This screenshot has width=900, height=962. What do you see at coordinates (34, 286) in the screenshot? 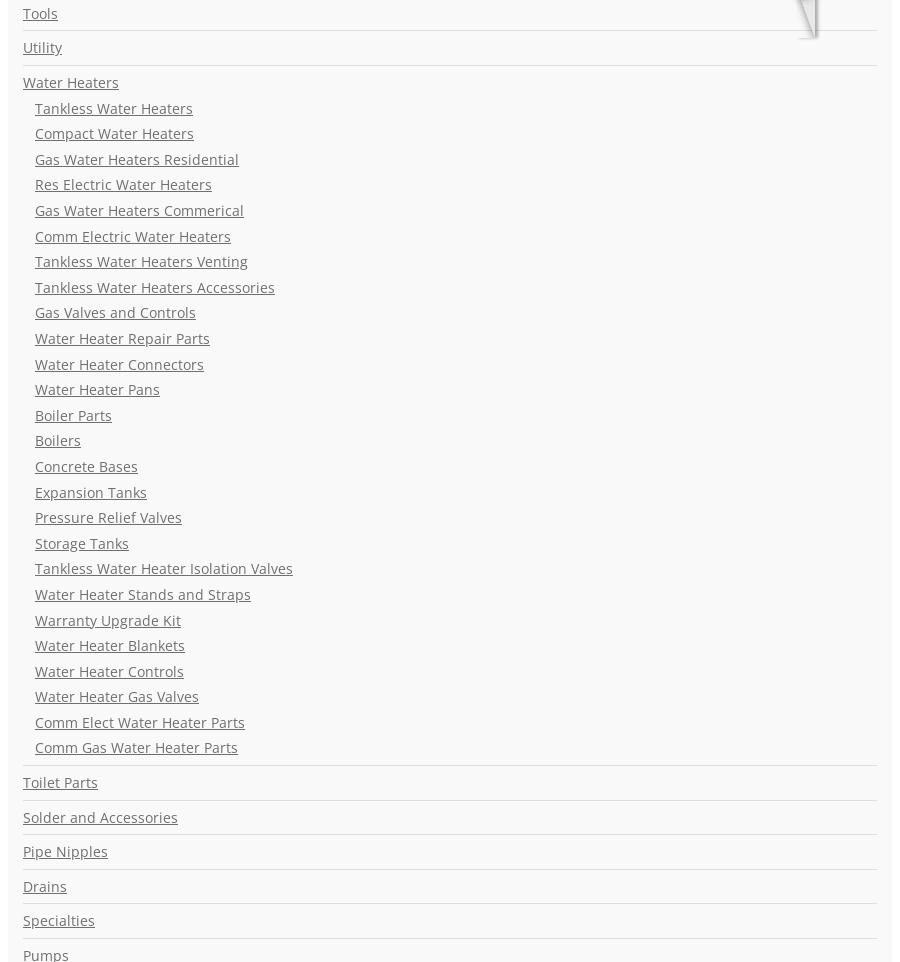
I see `'Tankless Water Heaters Accessories'` at bounding box center [34, 286].